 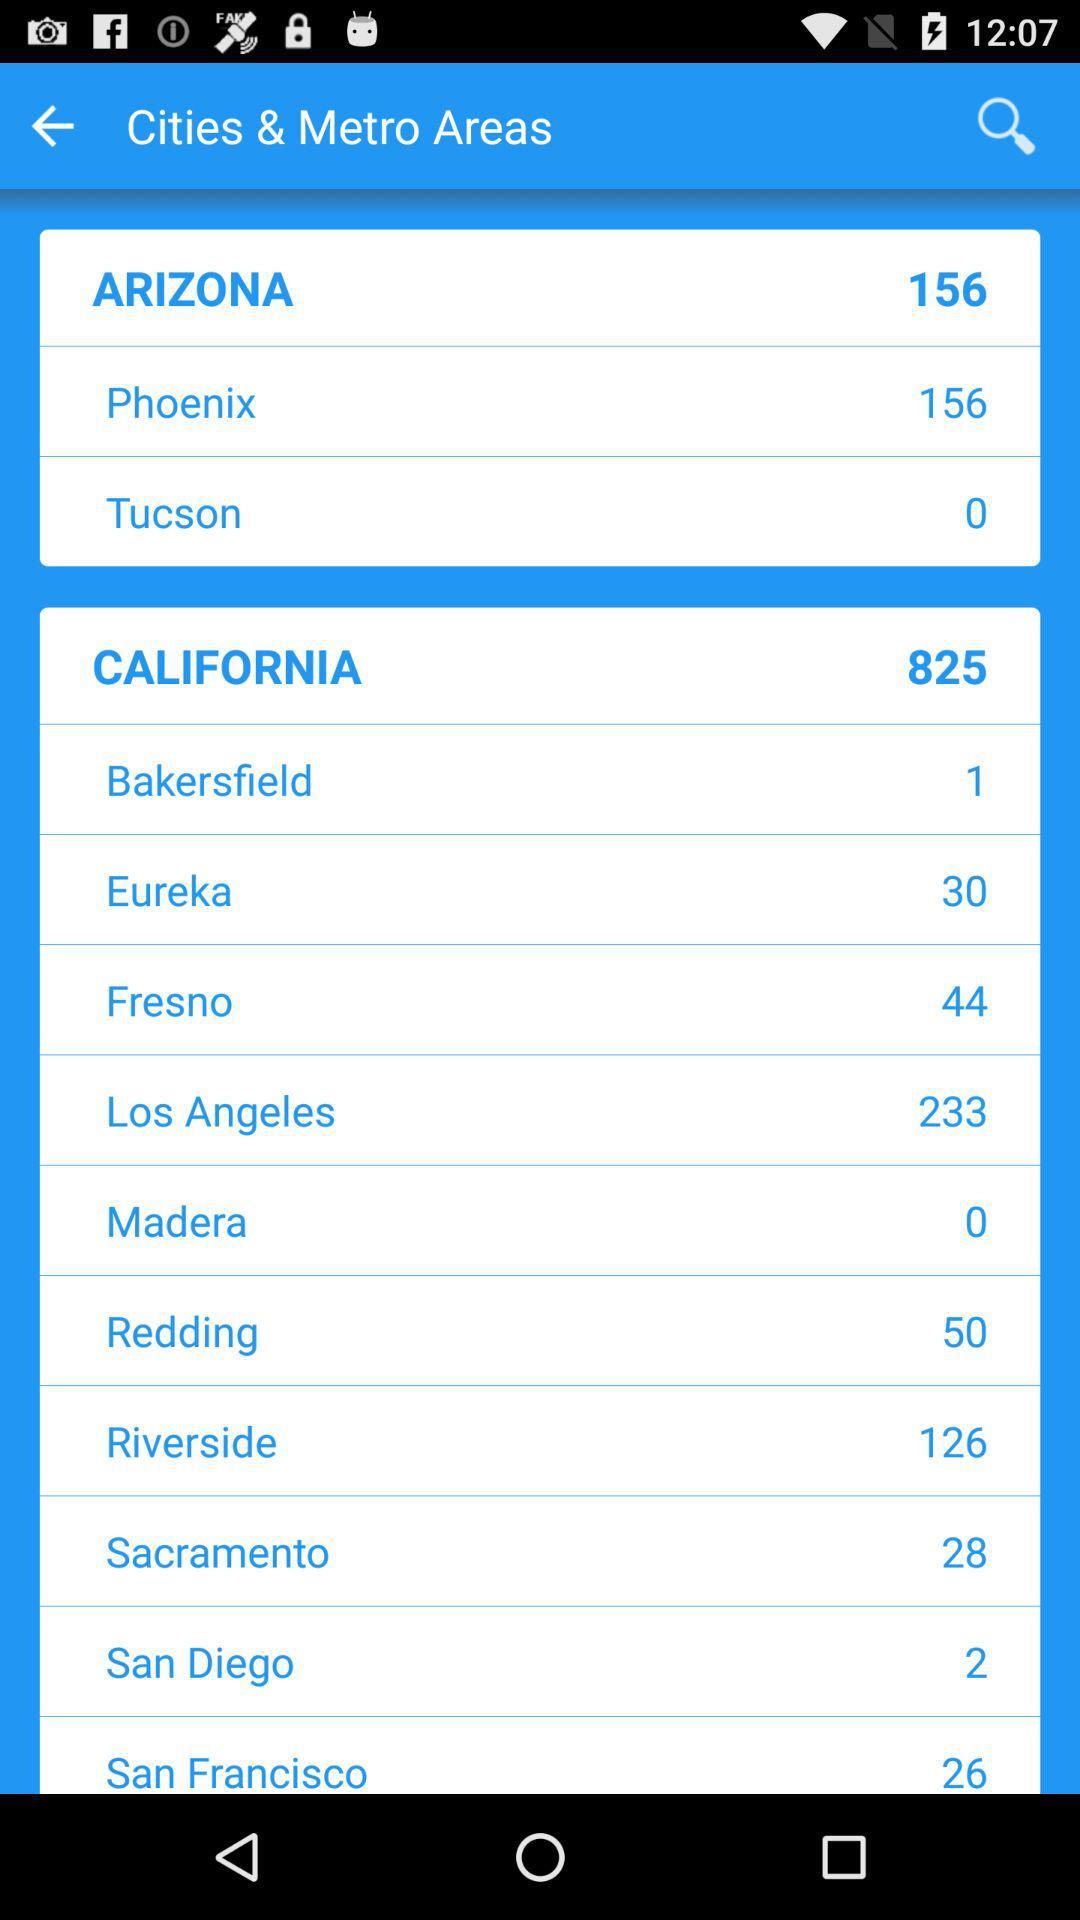 What do you see at coordinates (855, 778) in the screenshot?
I see `the icon above the eureka app` at bounding box center [855, 778].